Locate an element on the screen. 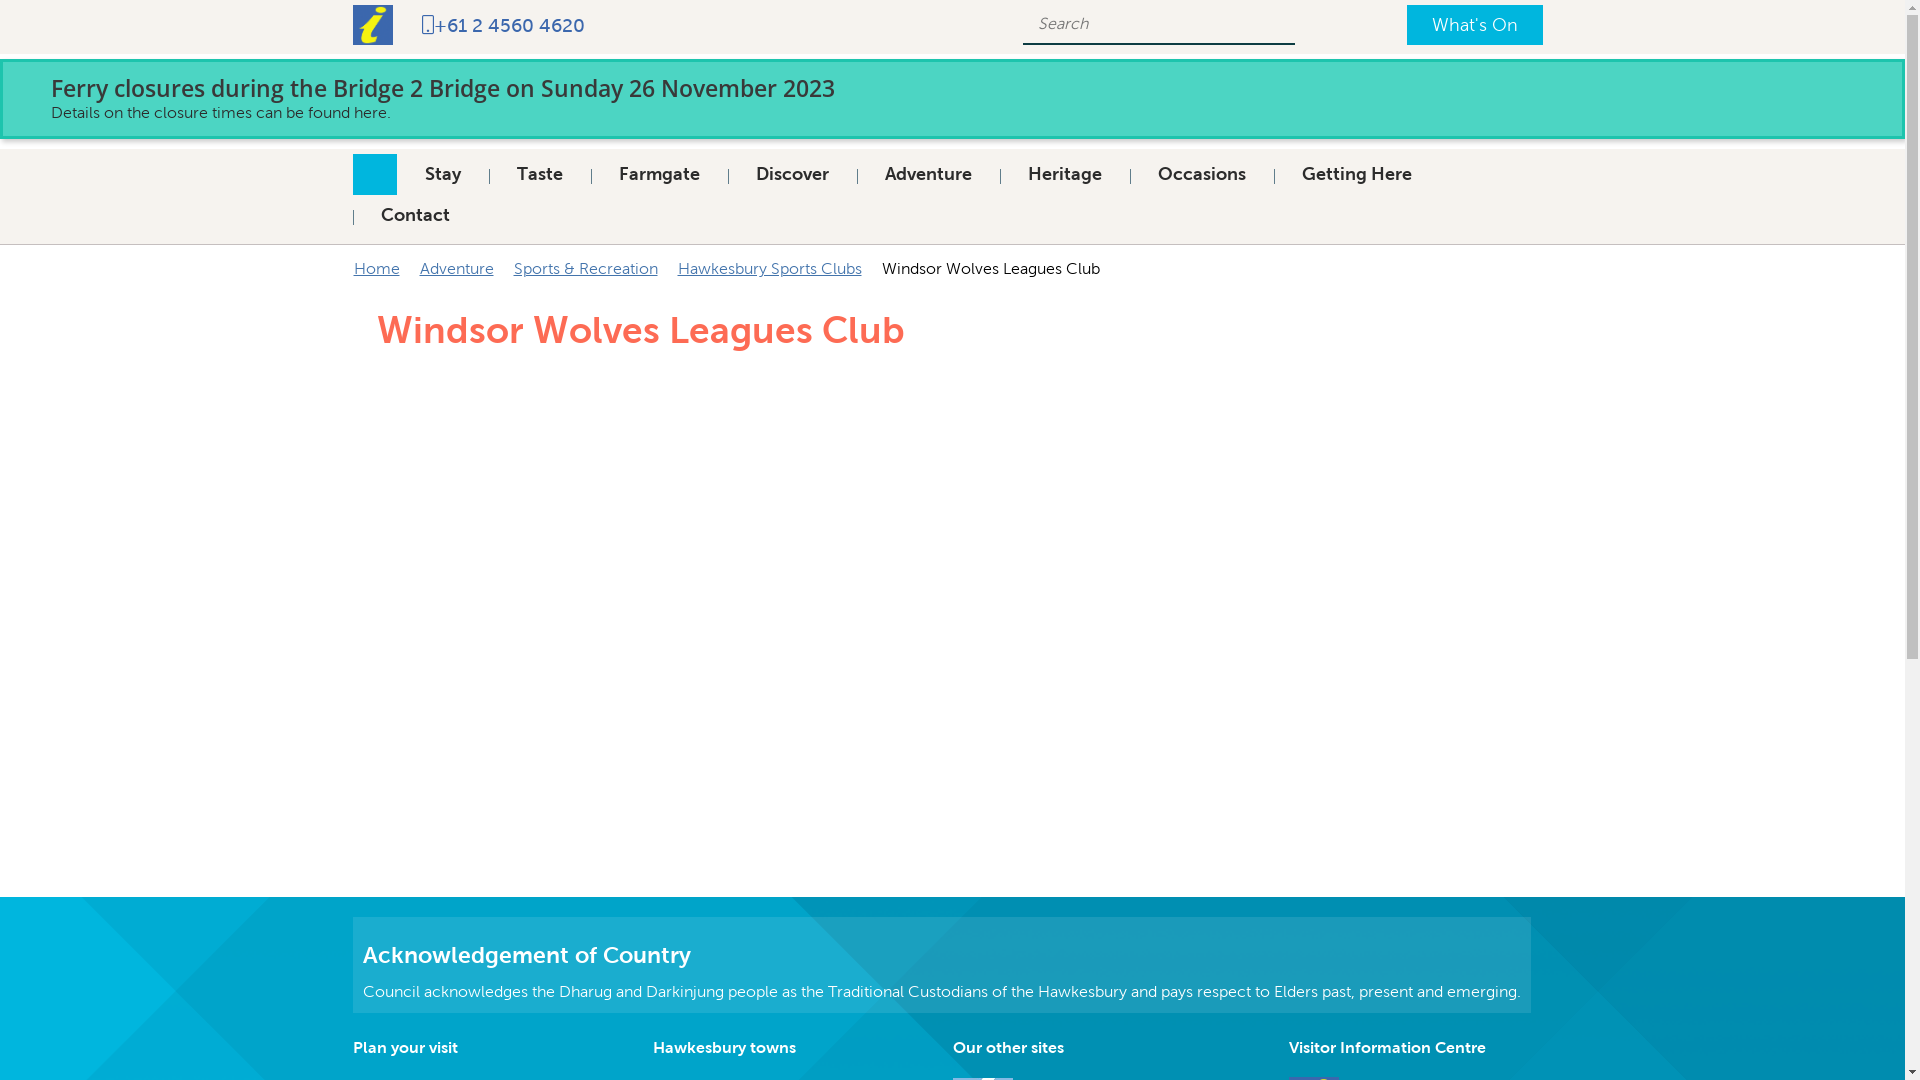  'Heritage' is located at coordinates (999, 173).